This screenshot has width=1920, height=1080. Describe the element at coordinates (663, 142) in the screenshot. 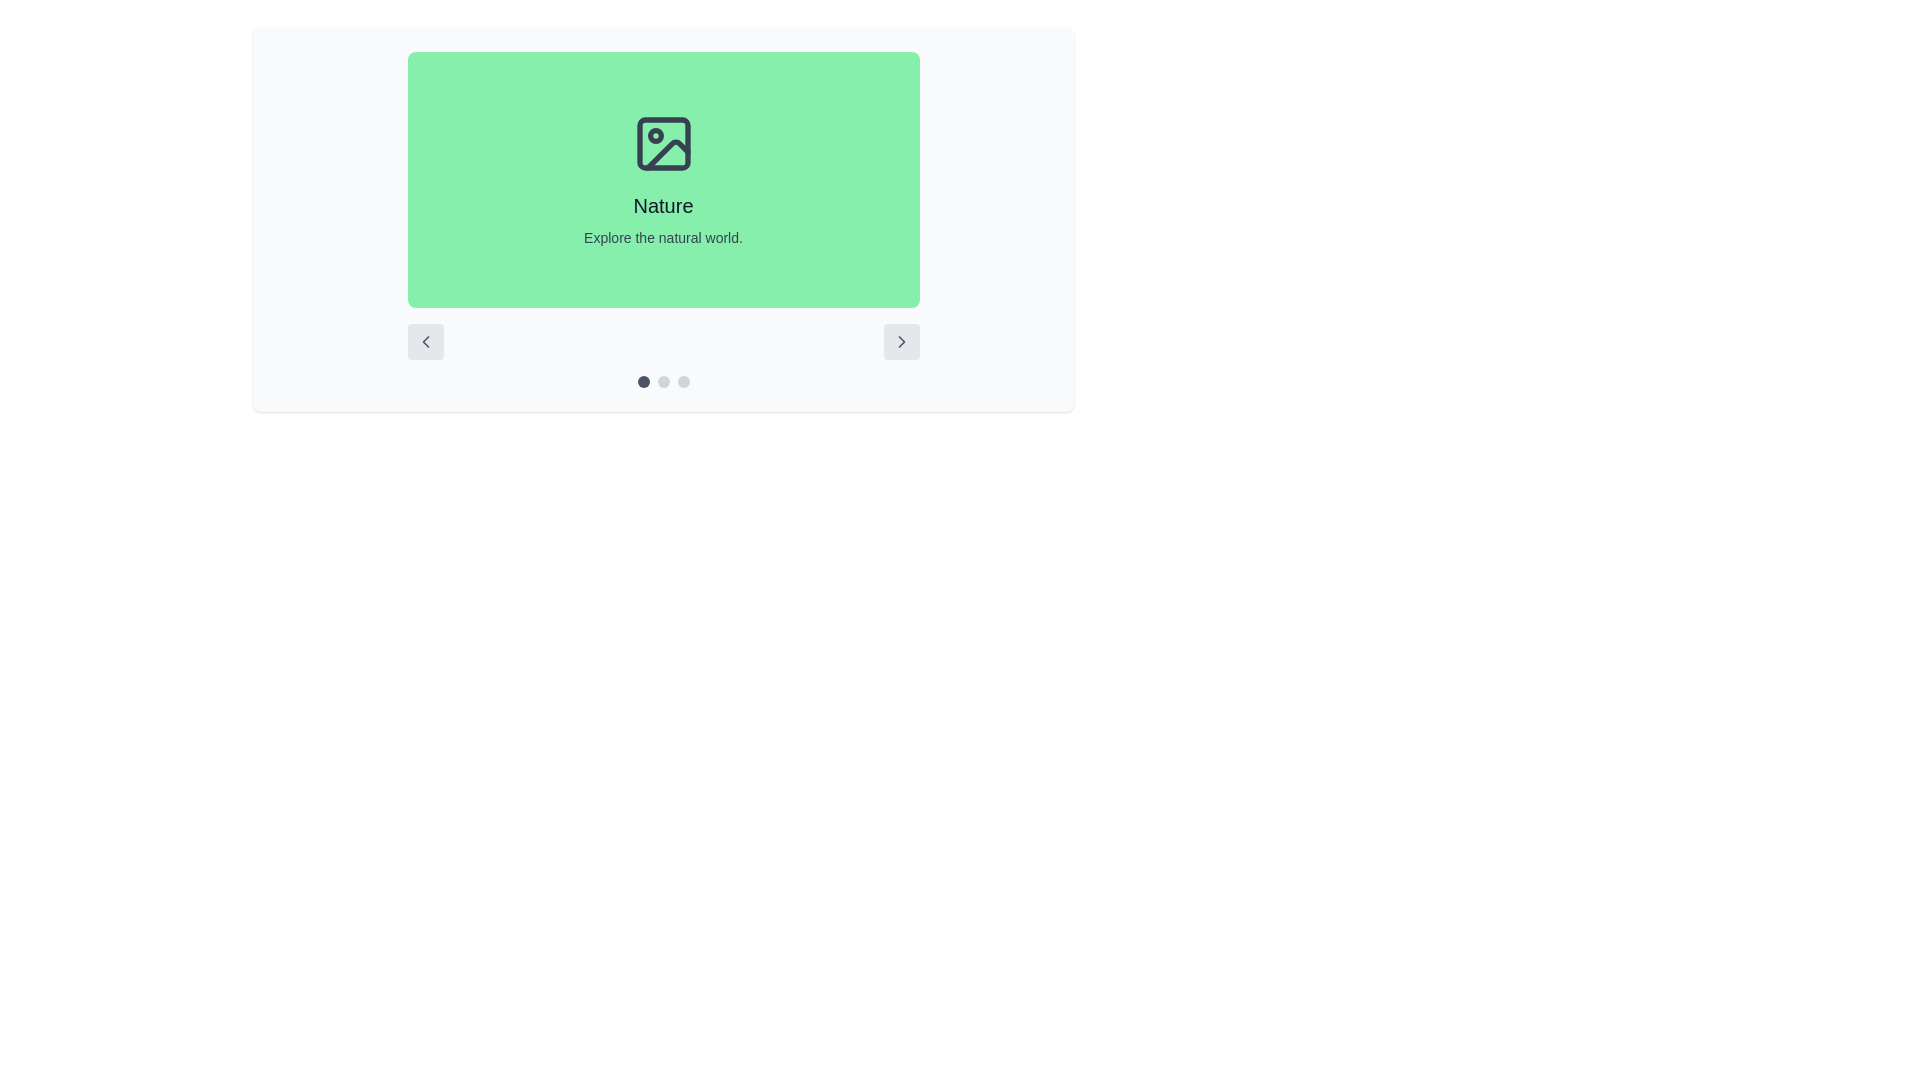

I see `the square-shaped icon with rounded corners located in the center of the green card layout` at that location.